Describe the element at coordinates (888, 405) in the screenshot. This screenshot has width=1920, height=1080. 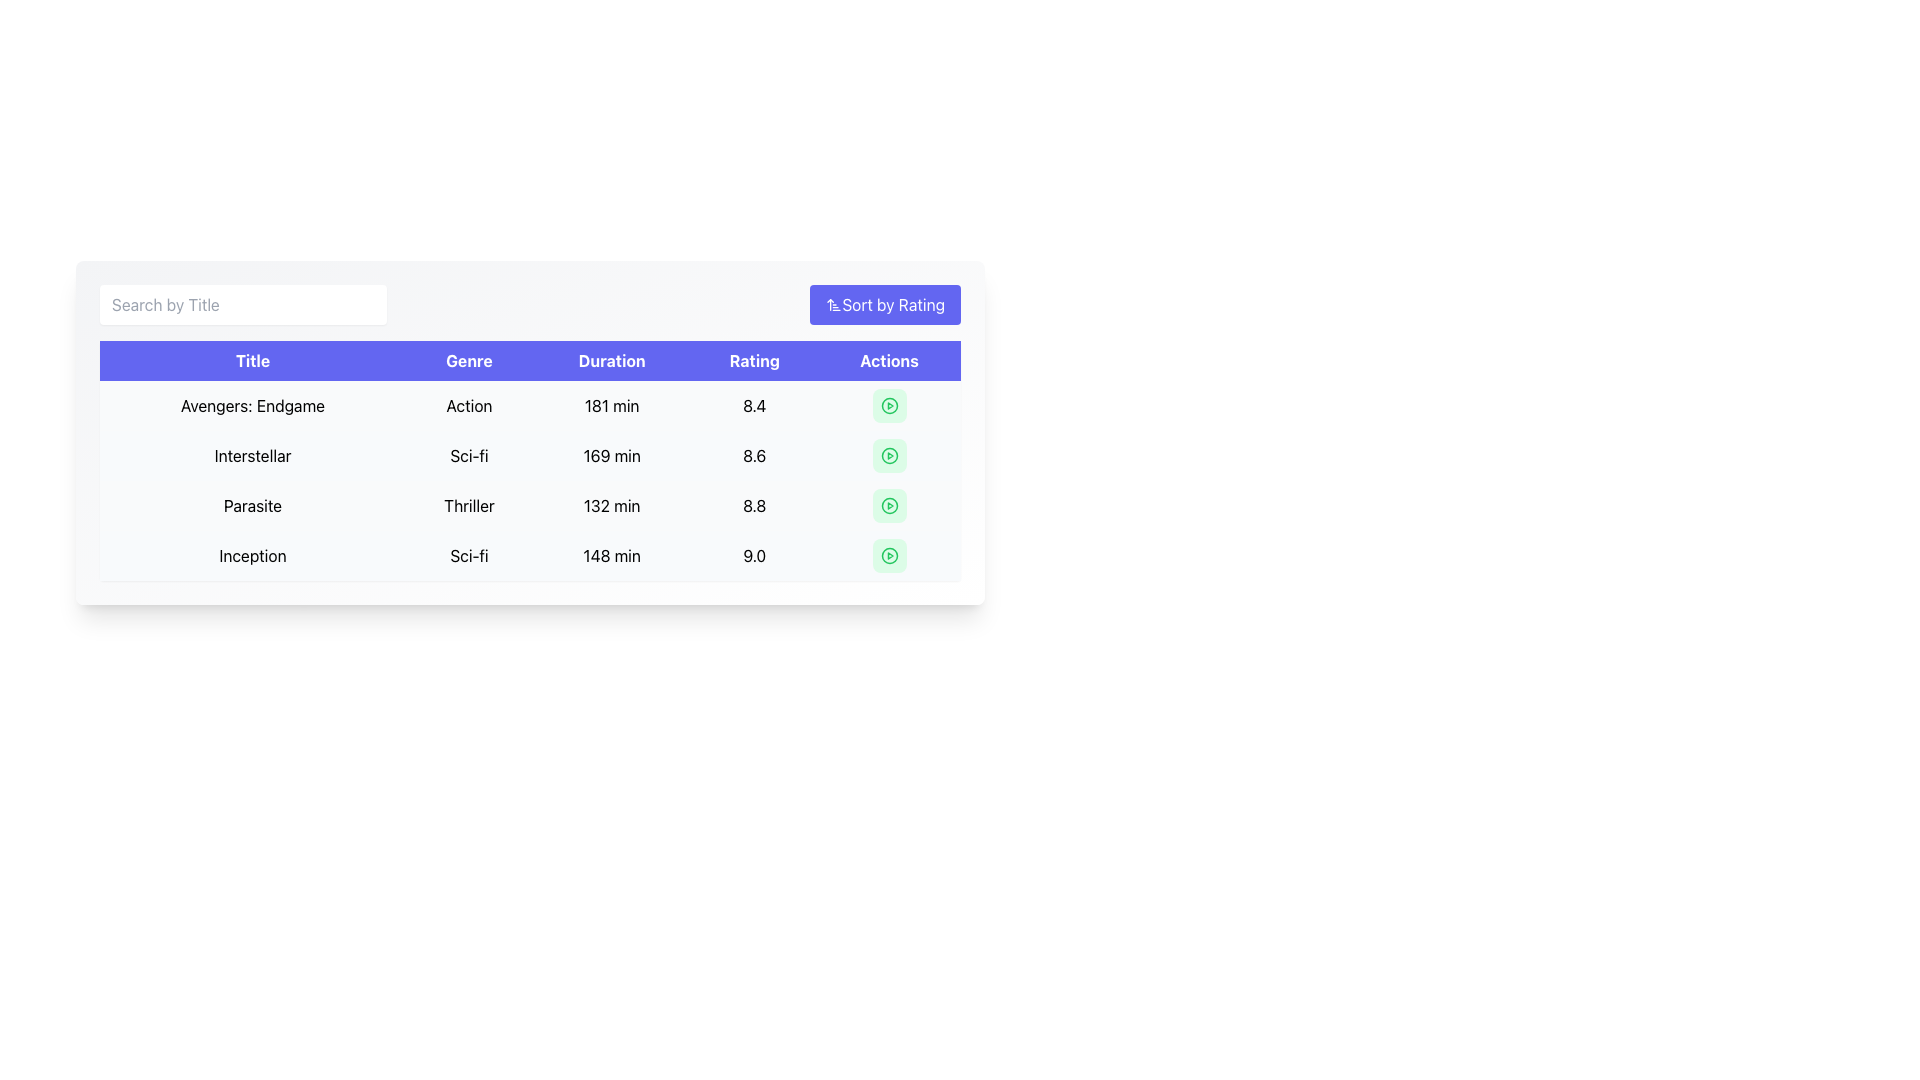
I see `the button in the 'Actions' column of the first row, which is styled with a green background and rounded corners, to initiate a video or audio action` at that location.